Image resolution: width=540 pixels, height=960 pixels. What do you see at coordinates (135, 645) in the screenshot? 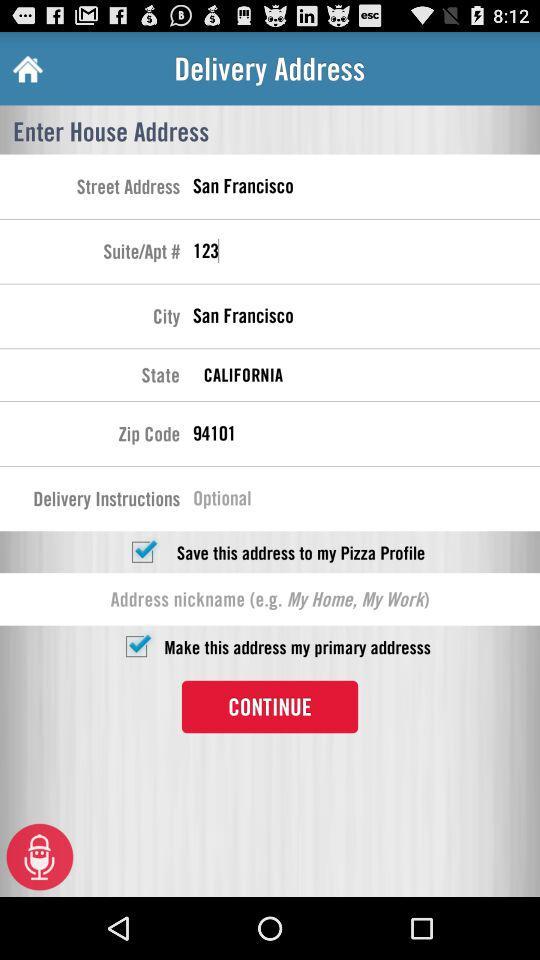
I see `primary address` at bounding box center [135, 645].